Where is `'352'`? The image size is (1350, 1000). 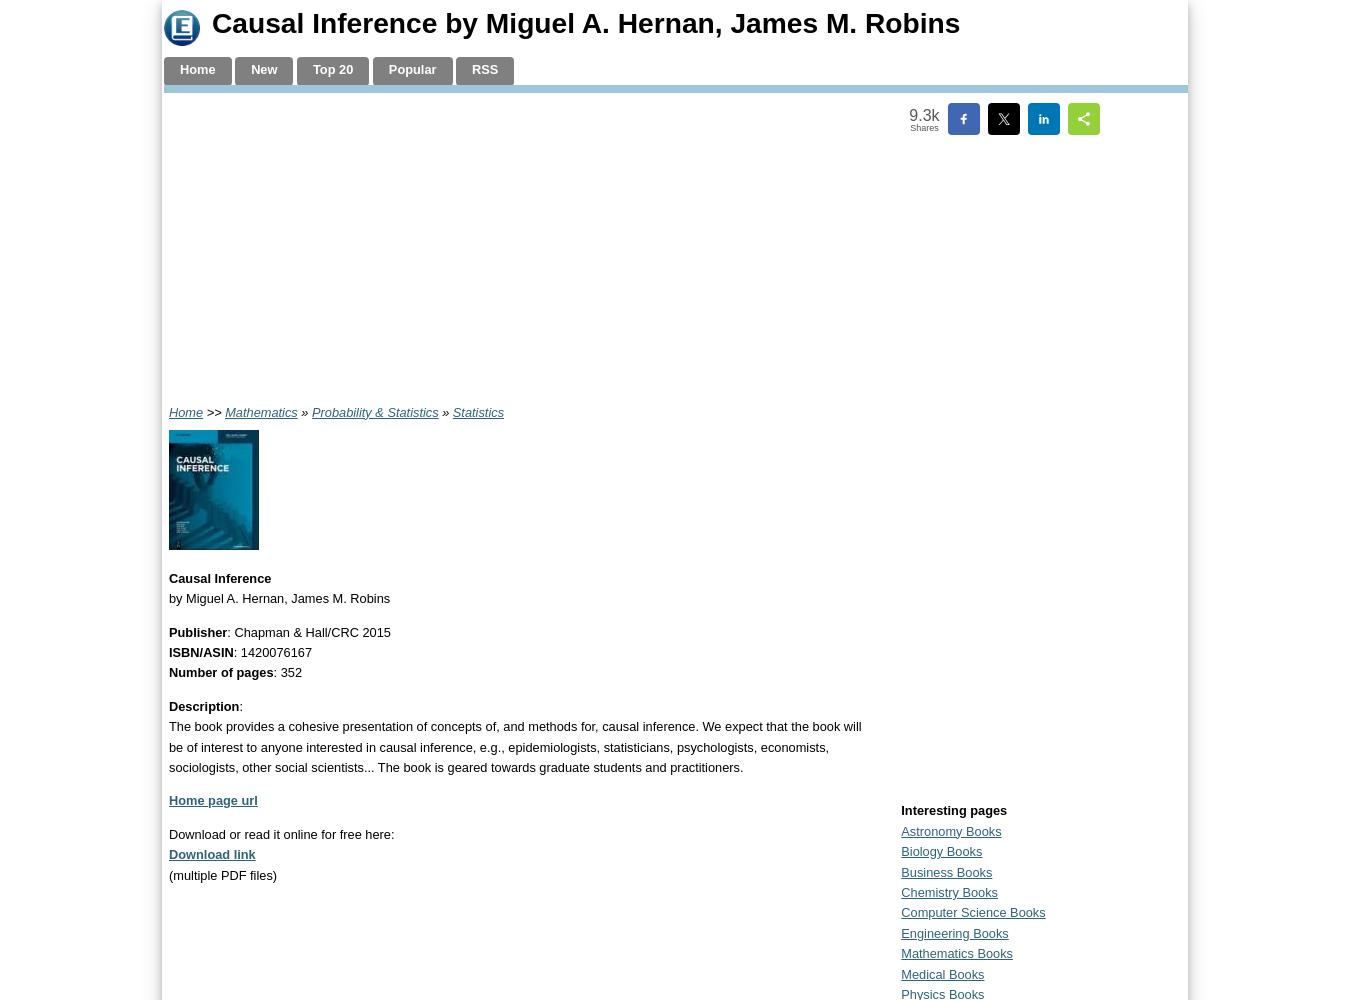
'352' is located at coordinates (290, 672).